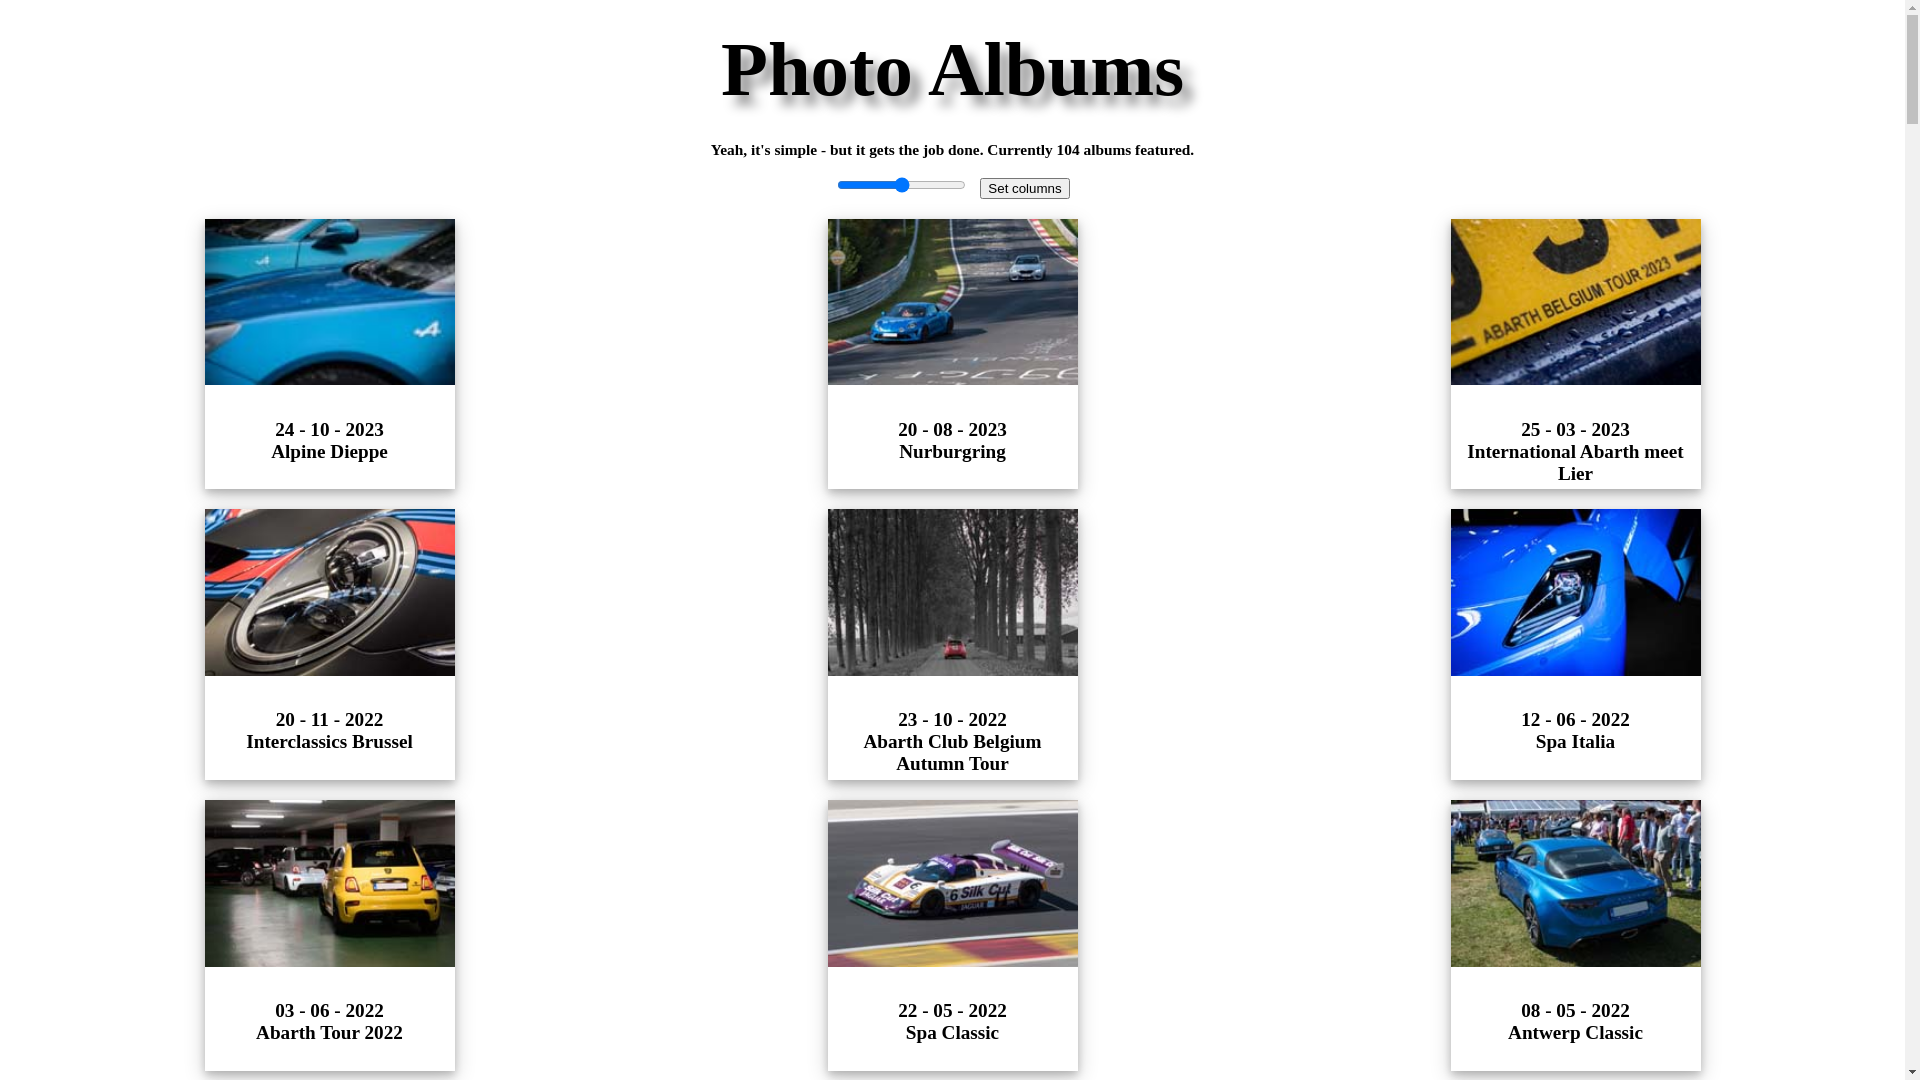  What do you see at coordinates (1024, 188) in the screenshot?
I see `'Set columns'` at bounding box center [1024, 188].